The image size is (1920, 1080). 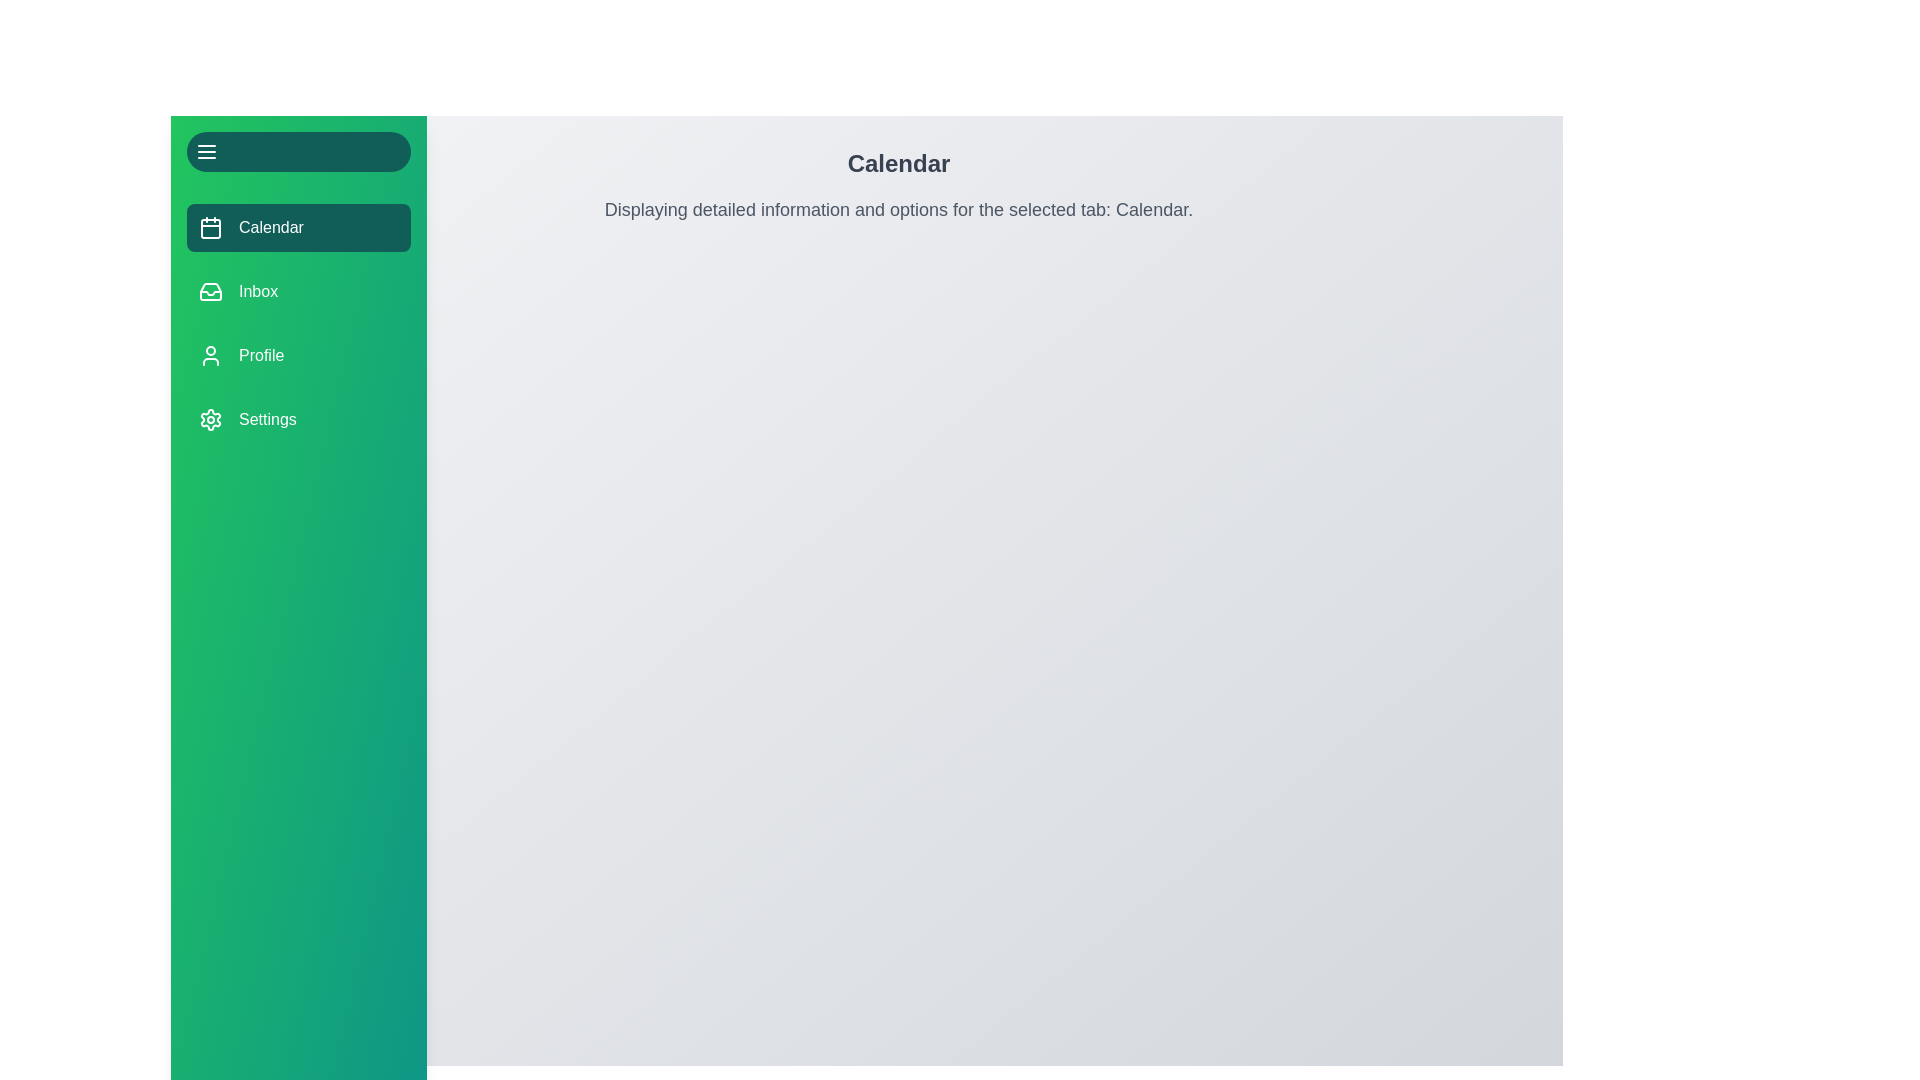 I want to click on toggle button to toggle the drawer's open/close state, so click(x=297, y=150).